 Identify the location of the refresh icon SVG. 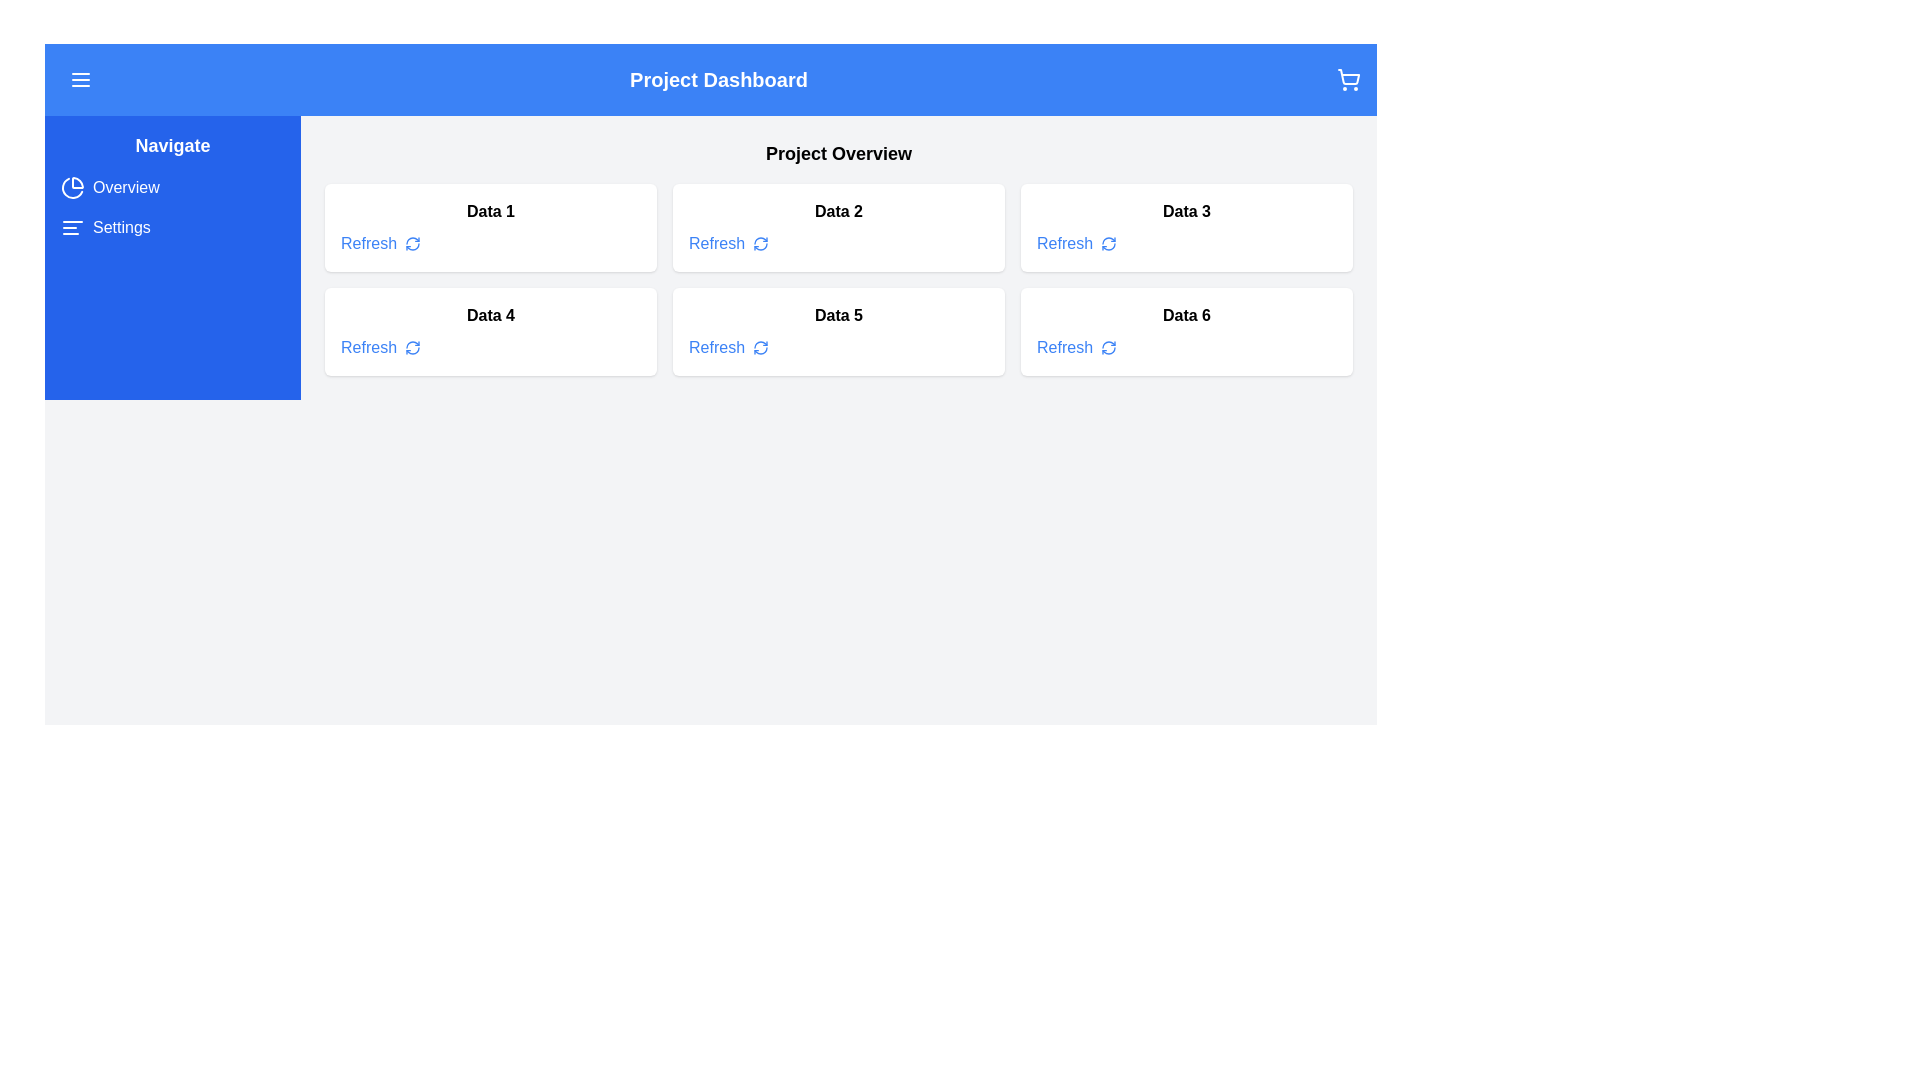
(411, 346).